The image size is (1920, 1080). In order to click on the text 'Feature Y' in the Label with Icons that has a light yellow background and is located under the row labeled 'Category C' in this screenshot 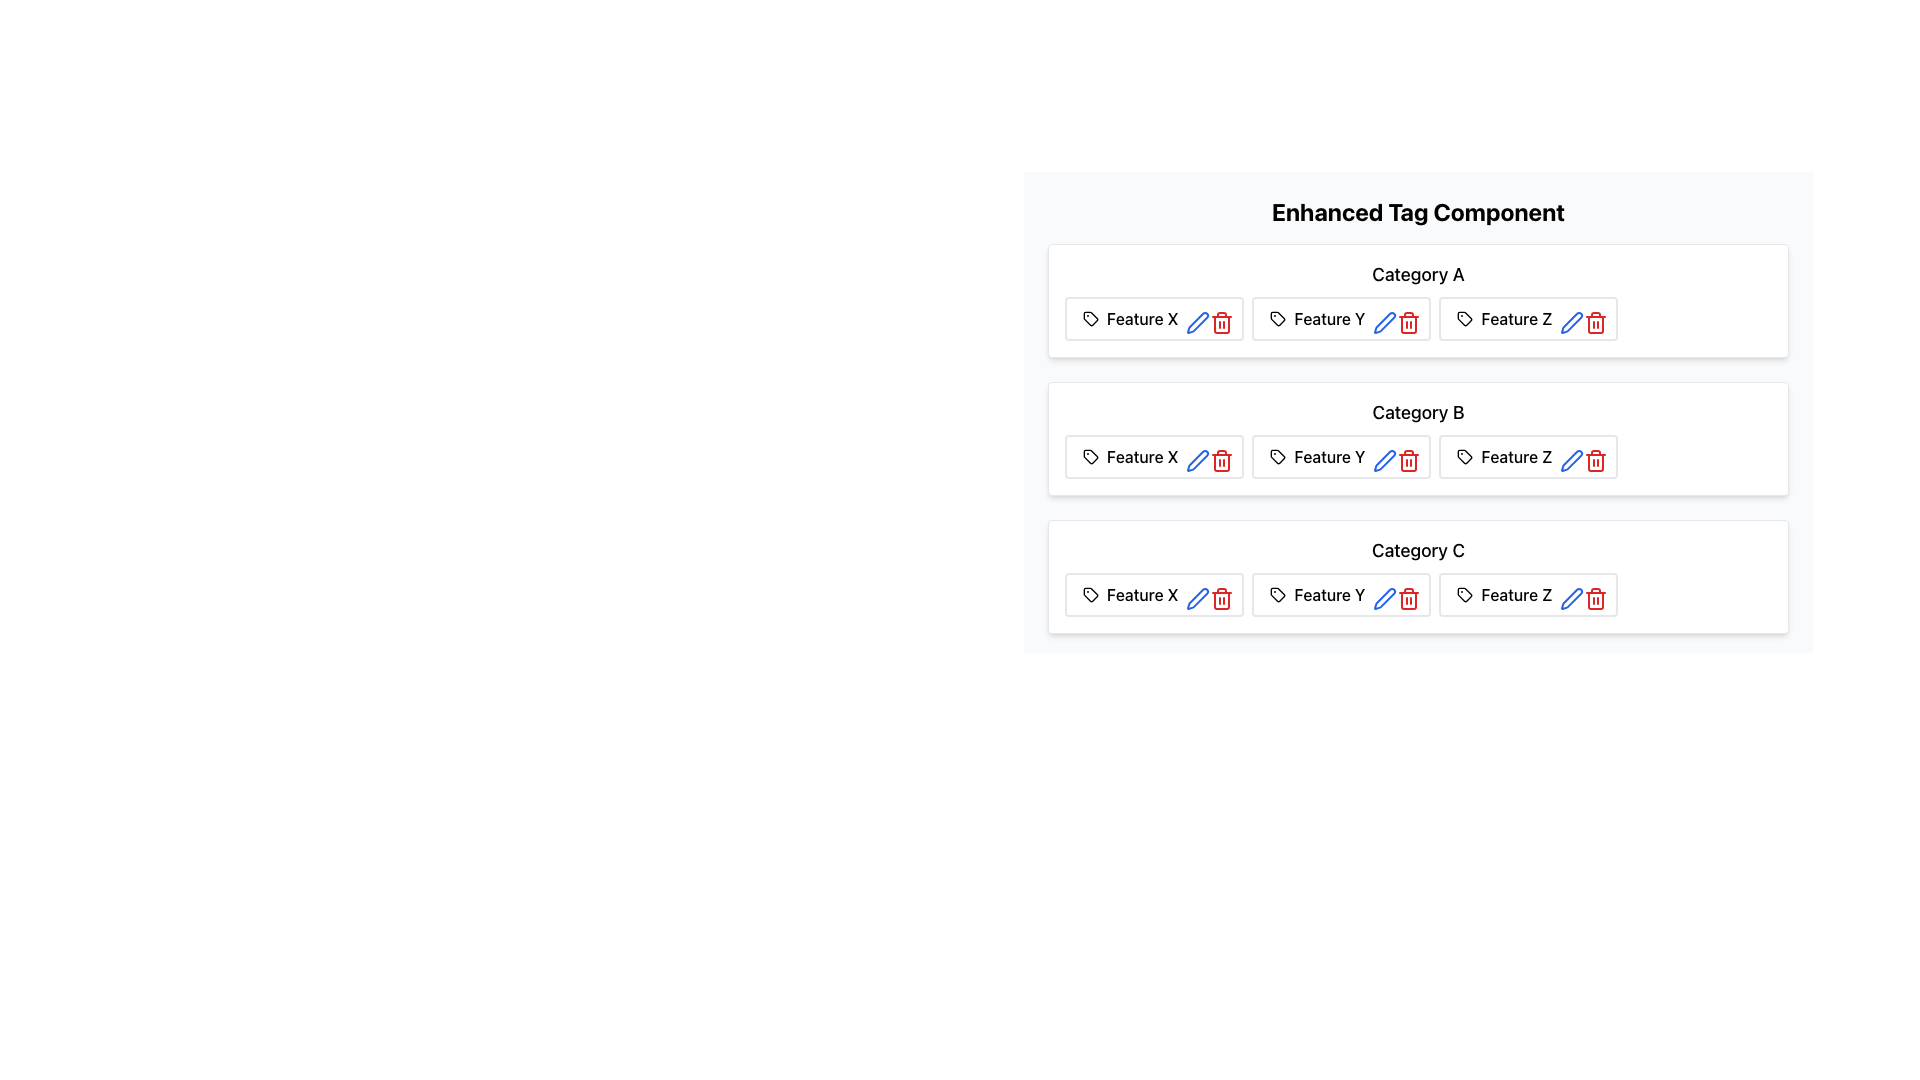, I will do `click(1341, 593)`.